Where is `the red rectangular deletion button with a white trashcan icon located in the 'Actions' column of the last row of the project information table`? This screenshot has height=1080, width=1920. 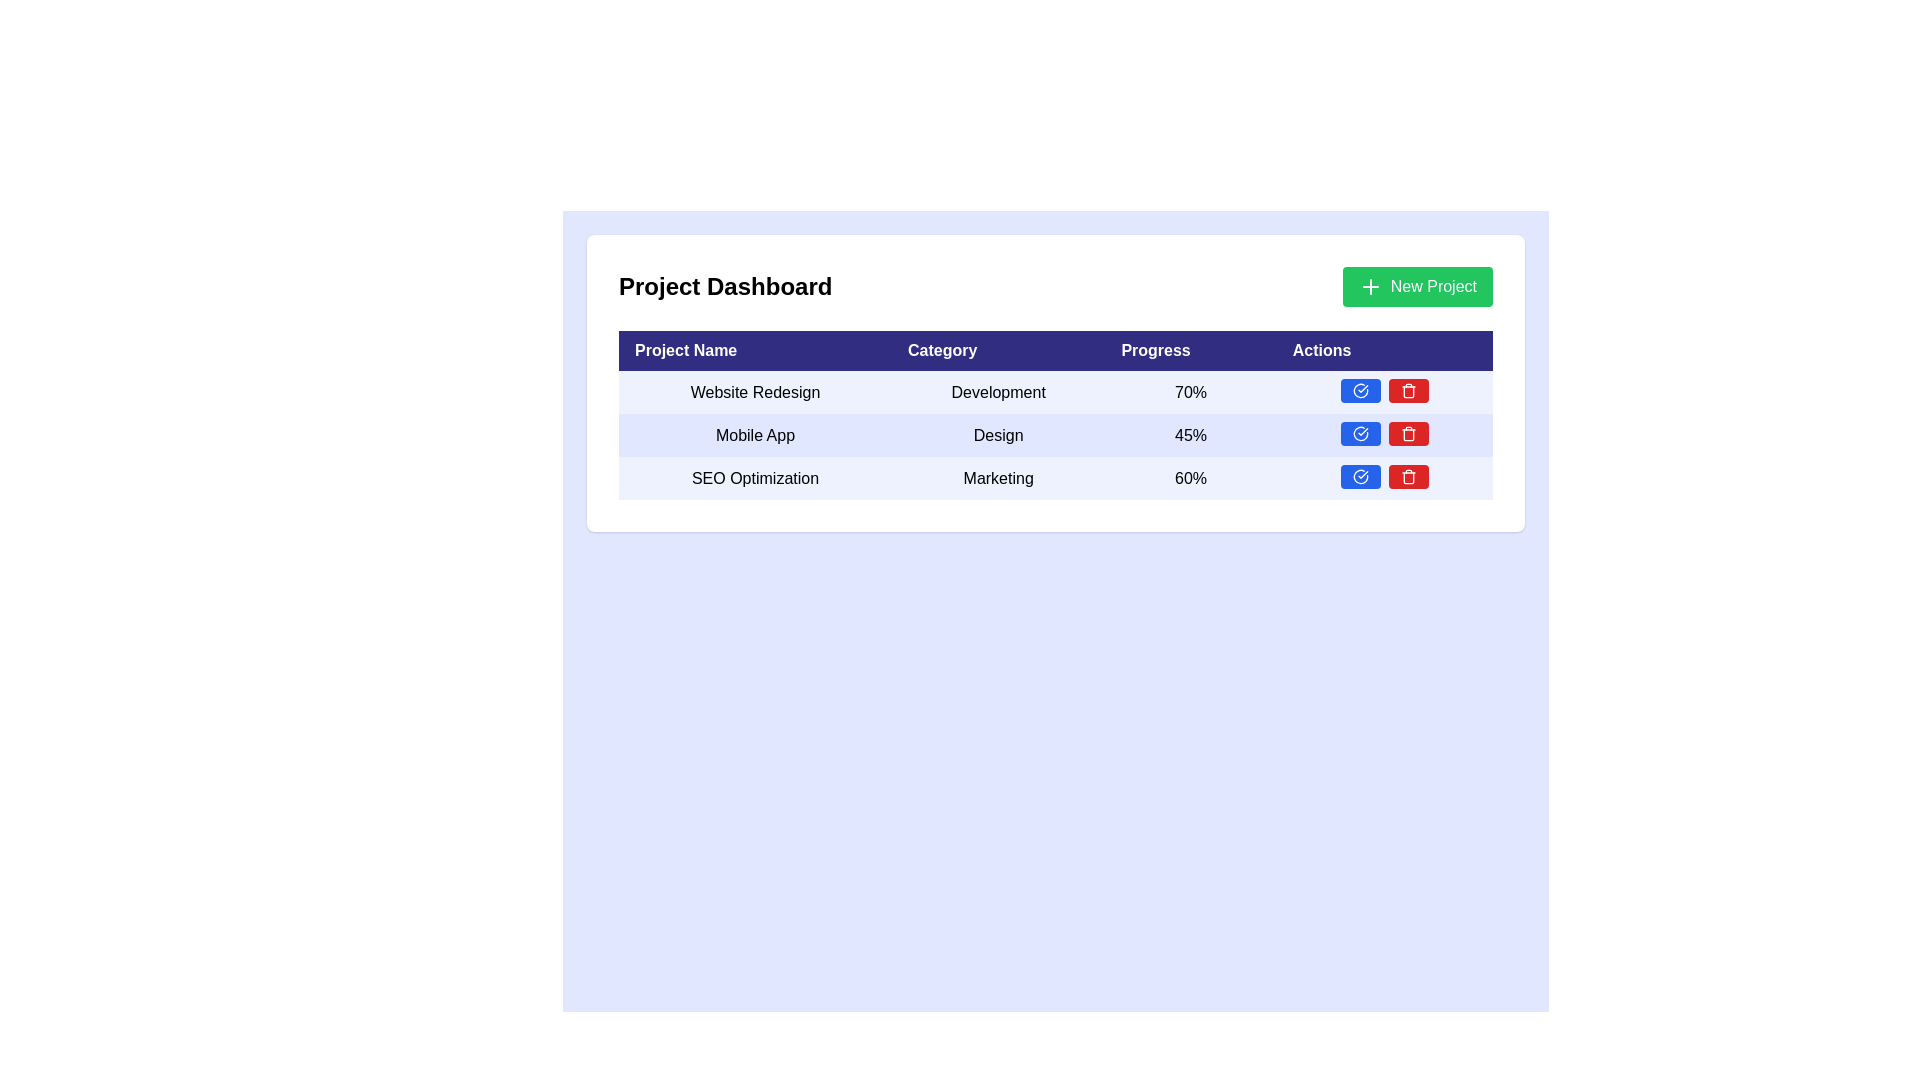
the red rectangular deletion button with a white trashcan icon located in the 'Actions' column of the last row of the project information table is located at coordinates (1407, 390).